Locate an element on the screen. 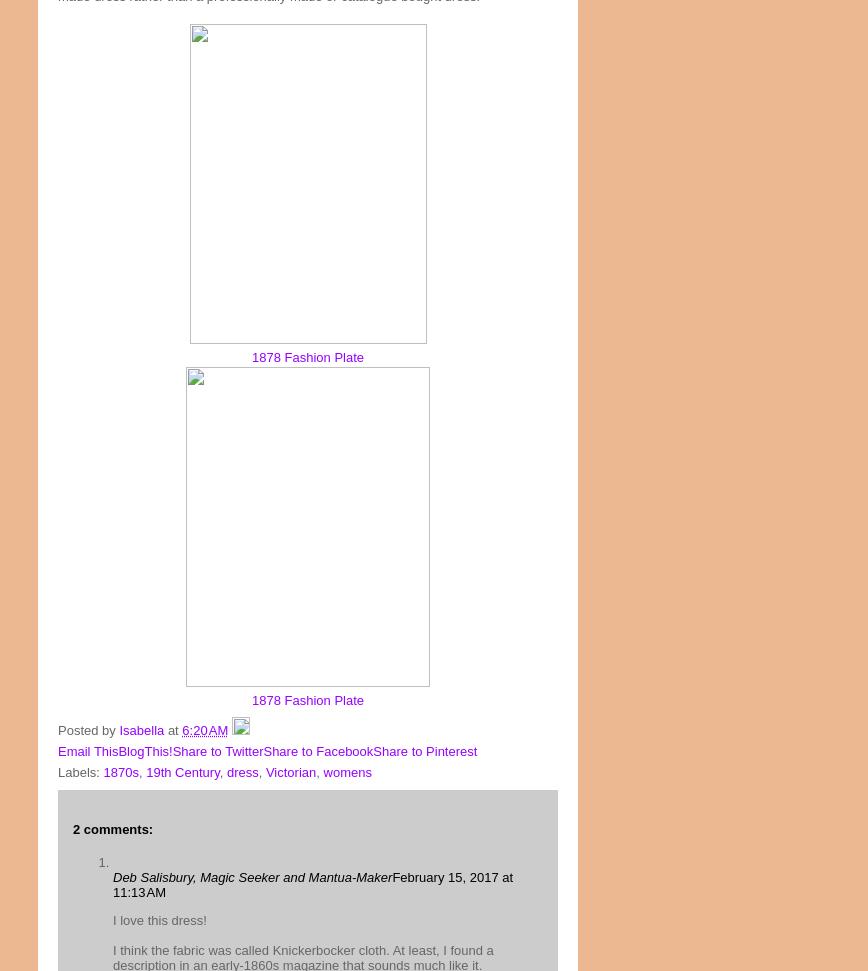 This screenshot has width=868, height=971. 'womens' is located at coordinates (347, 771).